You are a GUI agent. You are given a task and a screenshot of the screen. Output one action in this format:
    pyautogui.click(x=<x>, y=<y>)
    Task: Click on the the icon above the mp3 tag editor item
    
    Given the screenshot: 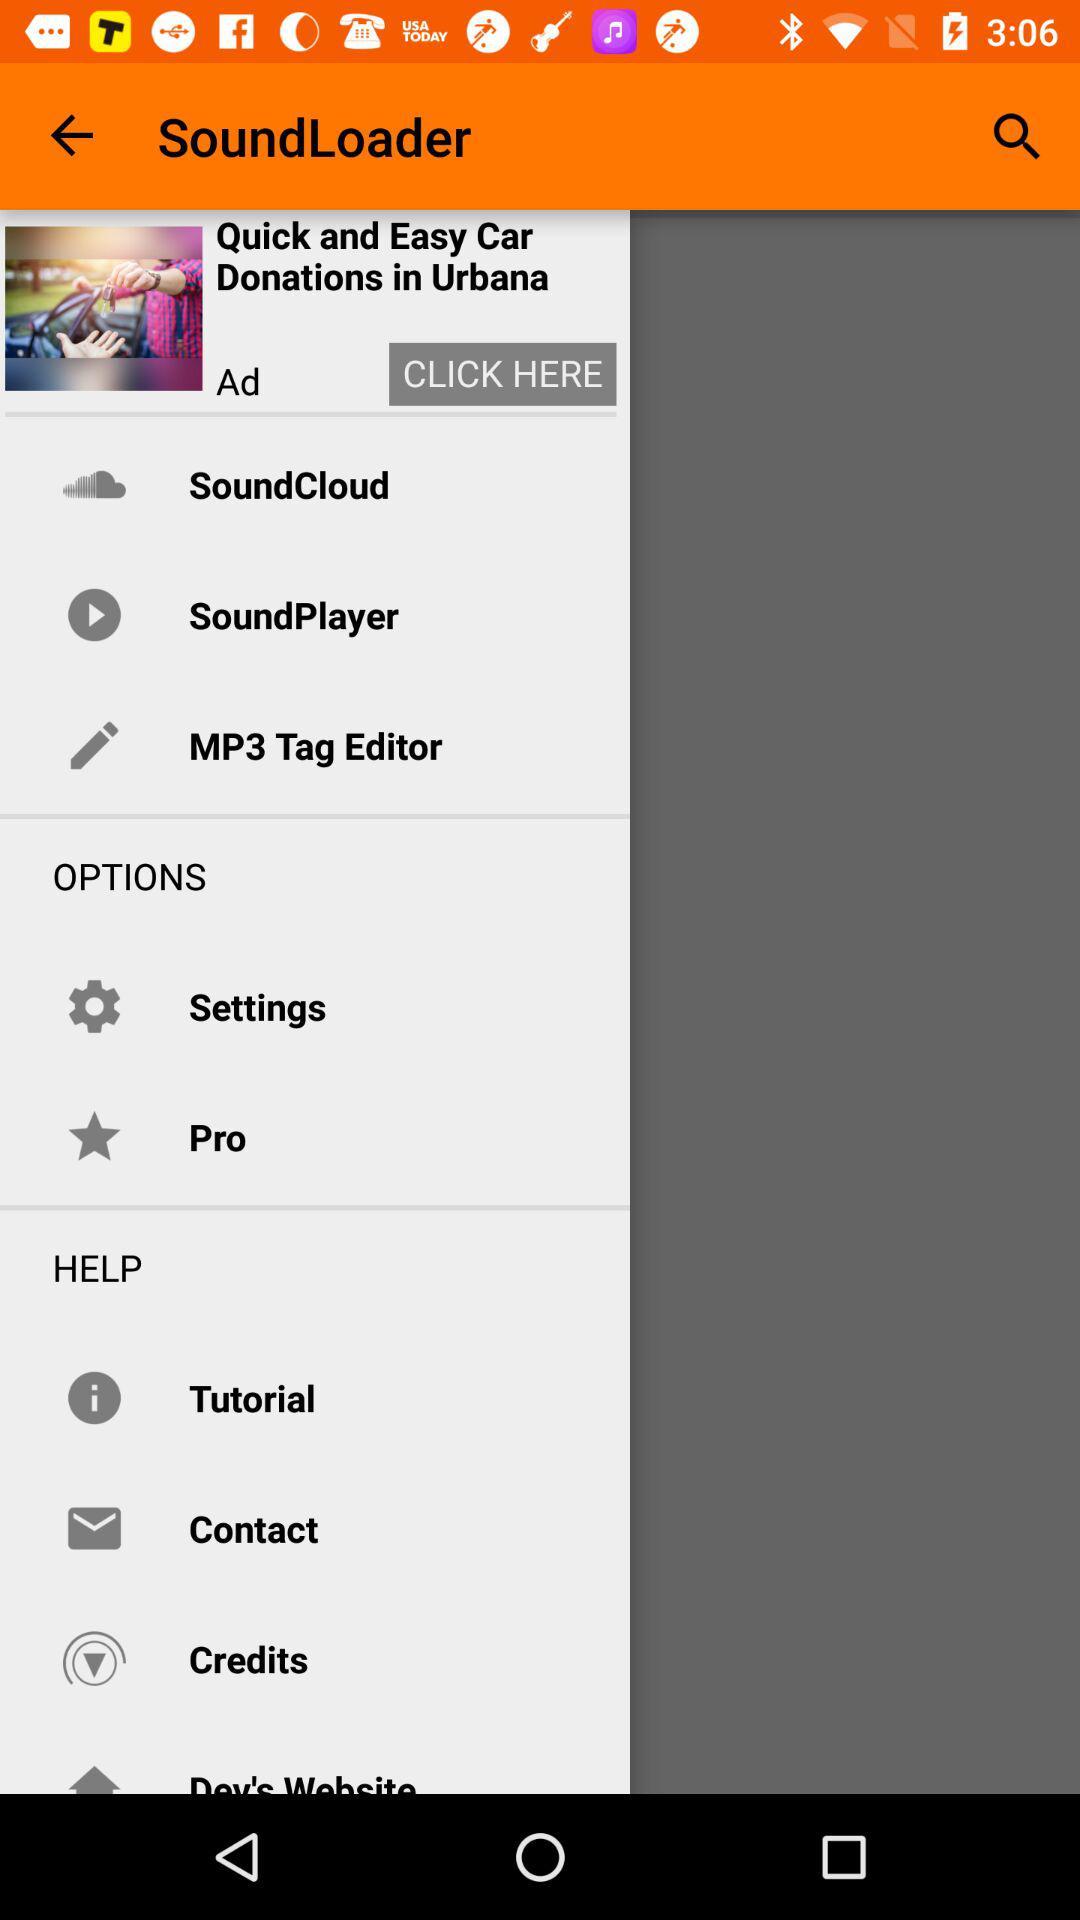 What is the action you would take?
    pyautogui.click(x=293, y=613)
    